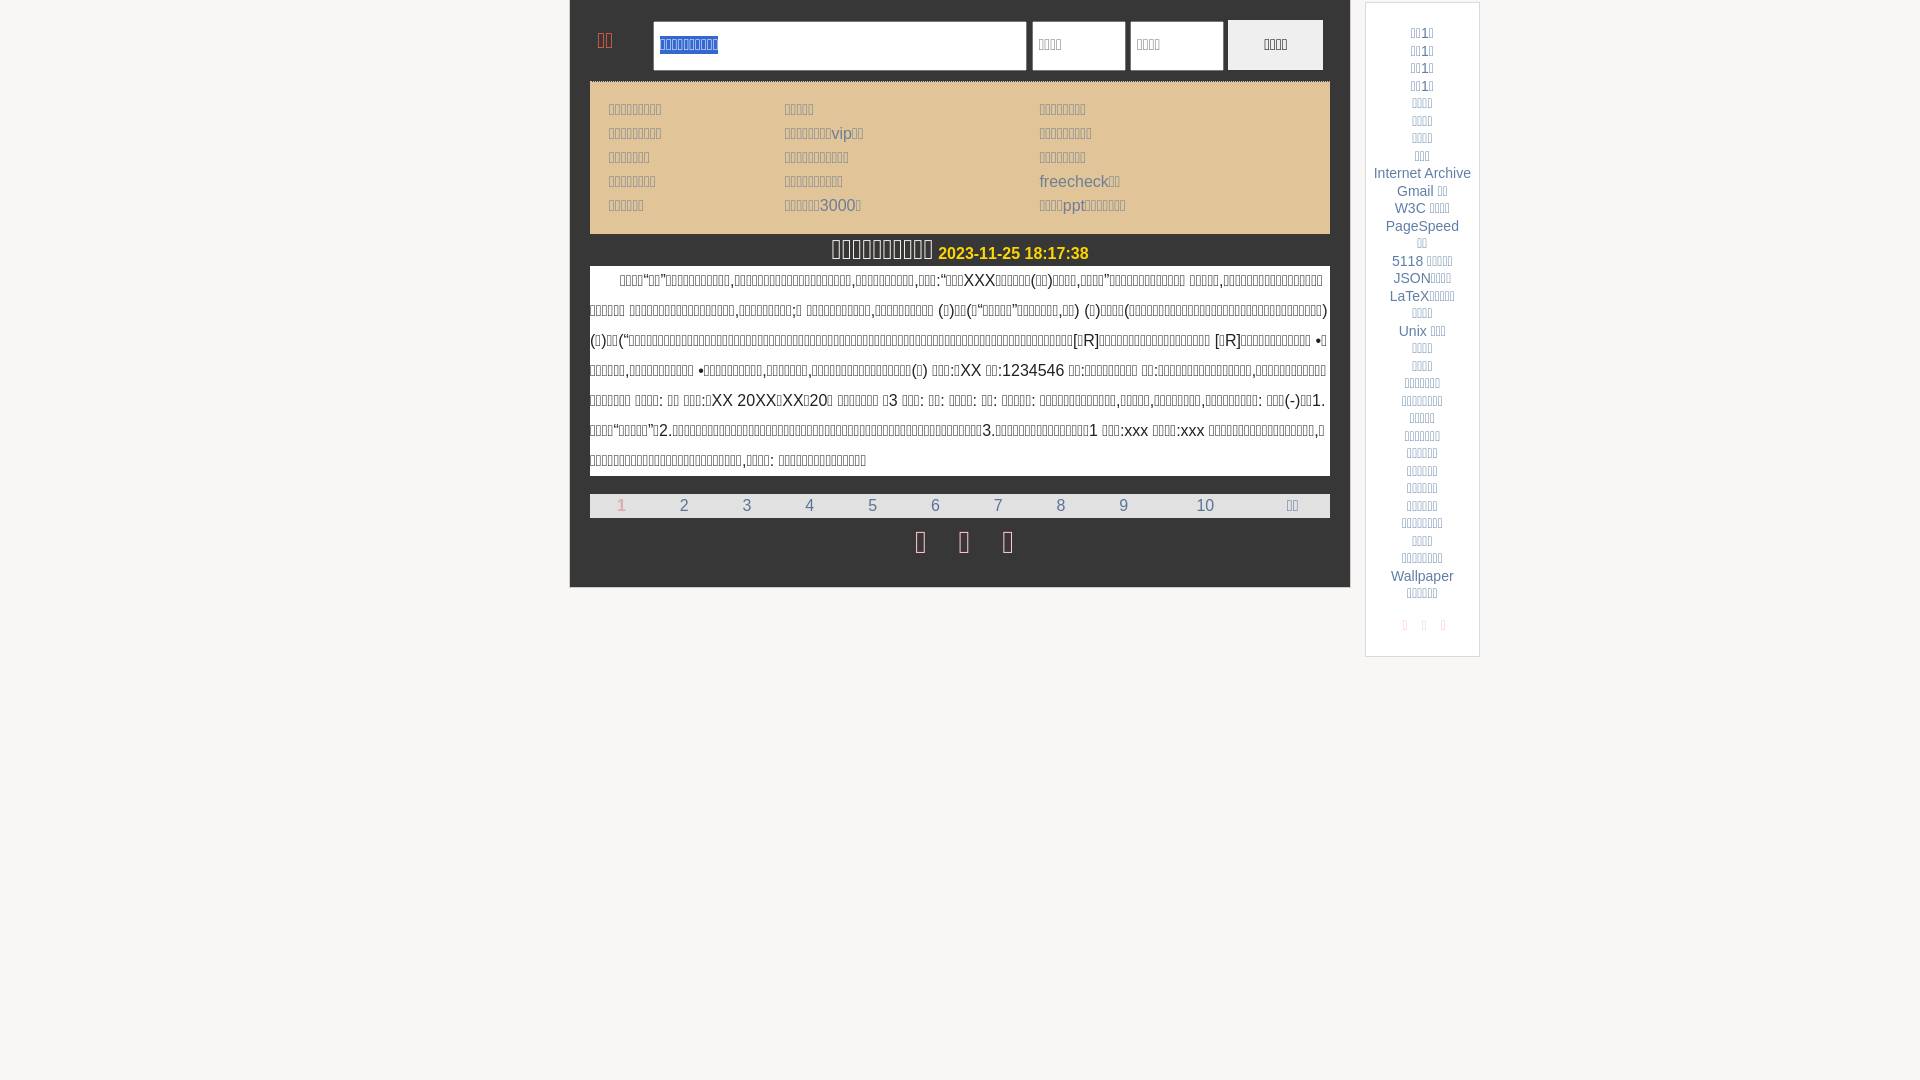  I want to click on '8', so click(1060, 504).